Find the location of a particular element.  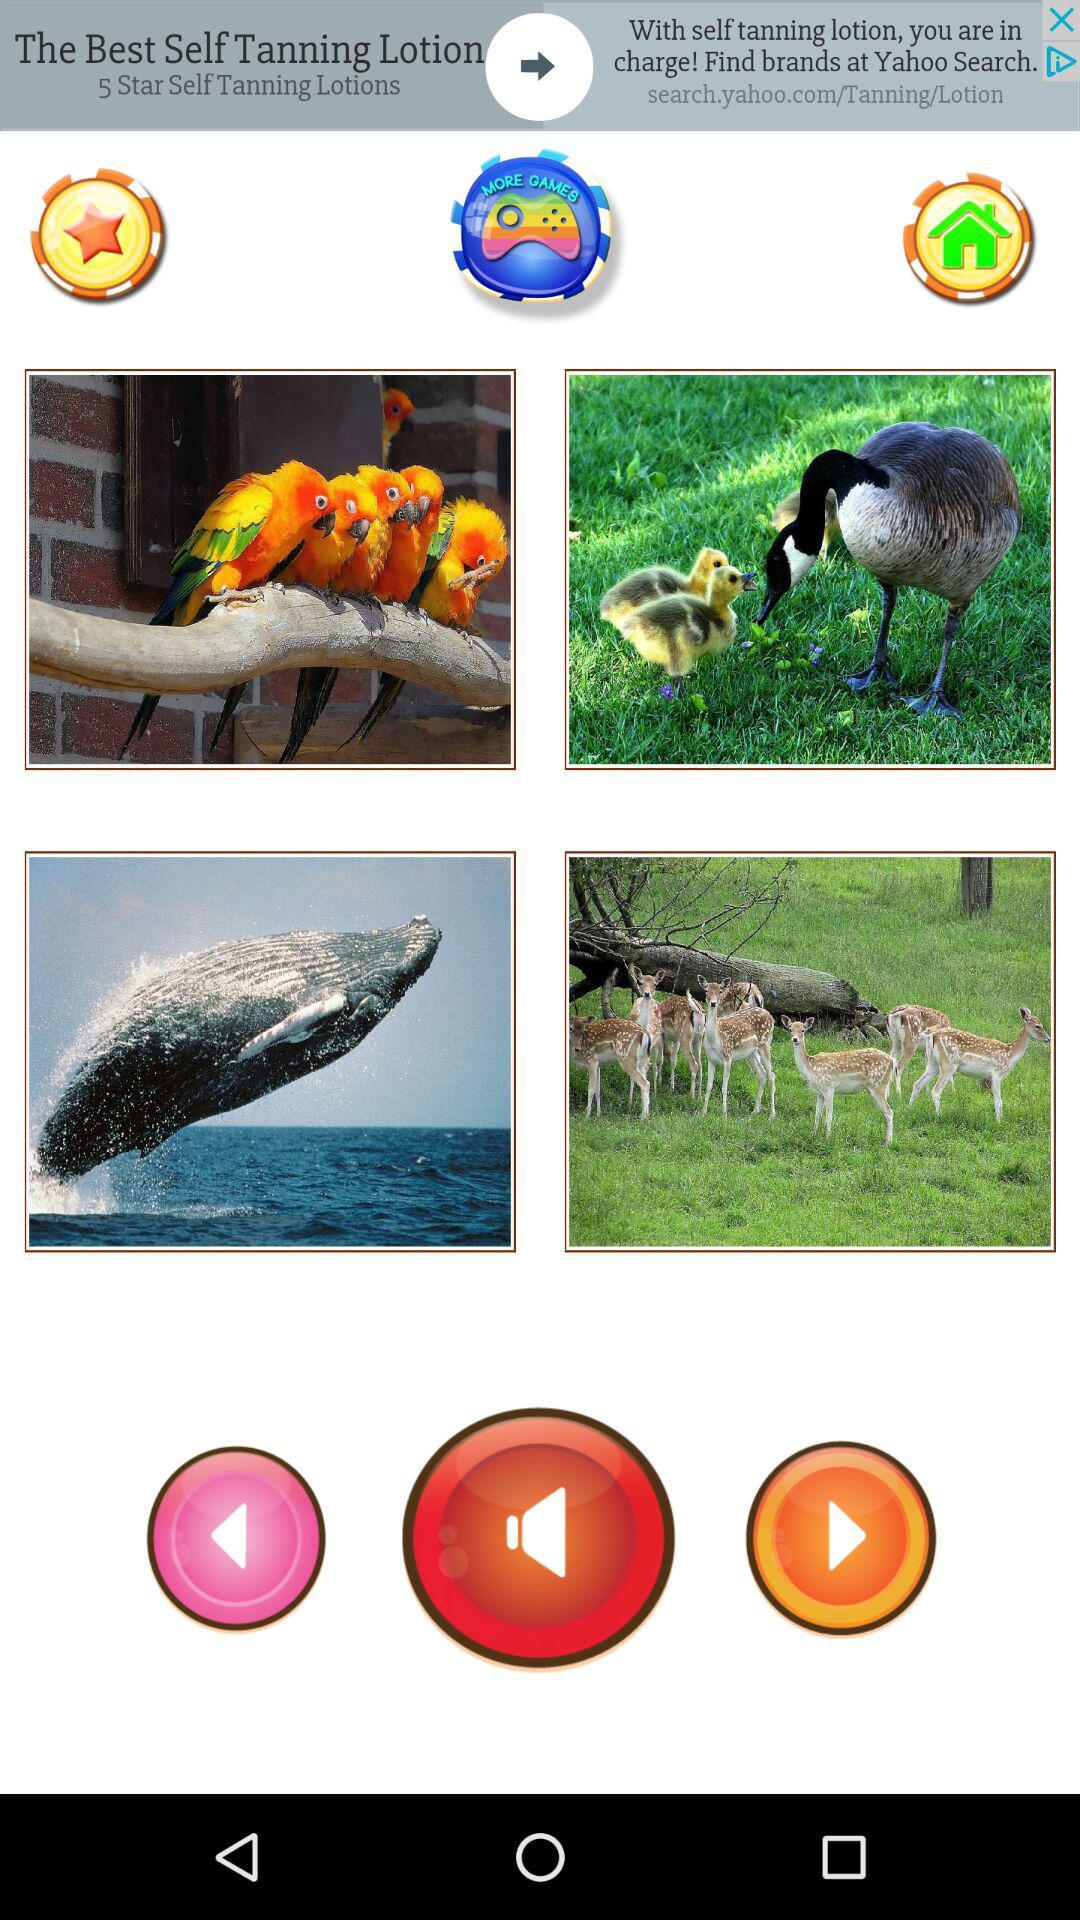

hear sound of that animal is located at coordinates (270, 568).